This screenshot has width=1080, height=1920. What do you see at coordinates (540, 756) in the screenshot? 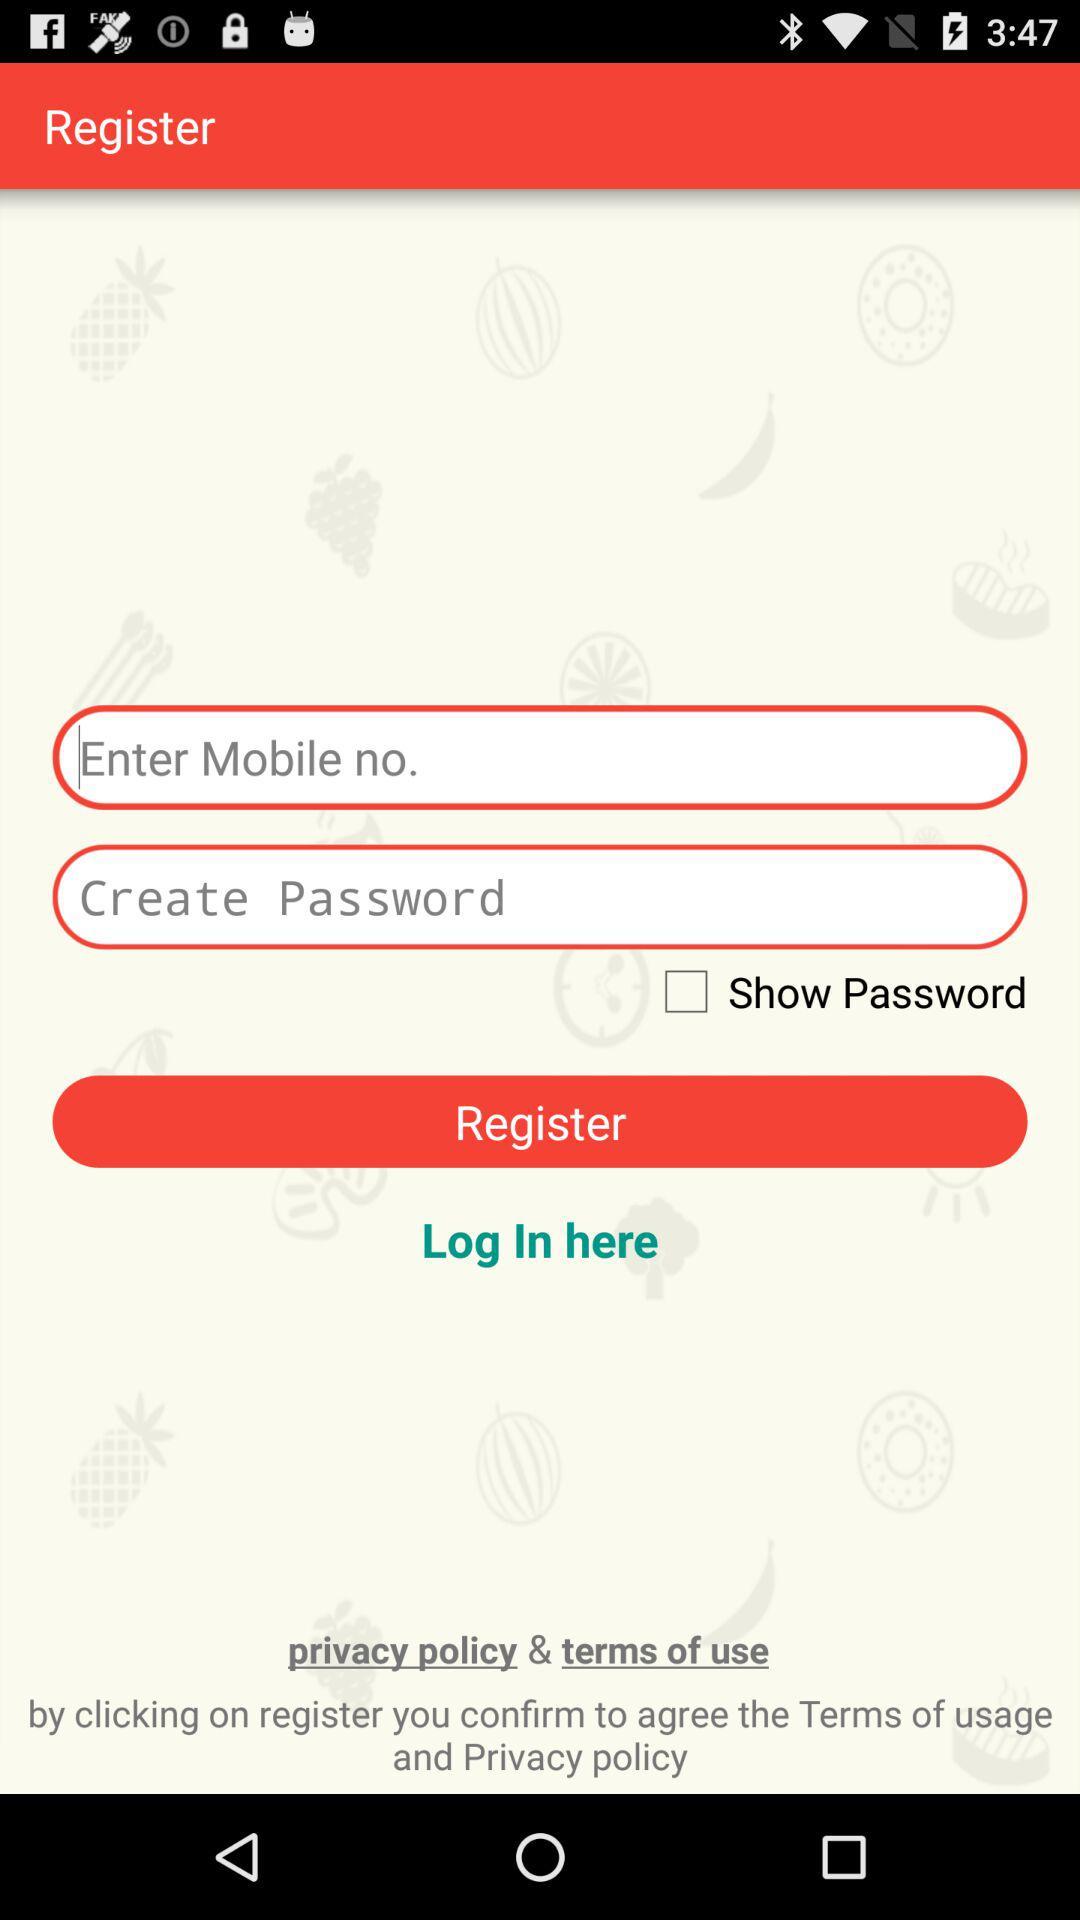
I see `mobile number` at bounding box center [540, 756].